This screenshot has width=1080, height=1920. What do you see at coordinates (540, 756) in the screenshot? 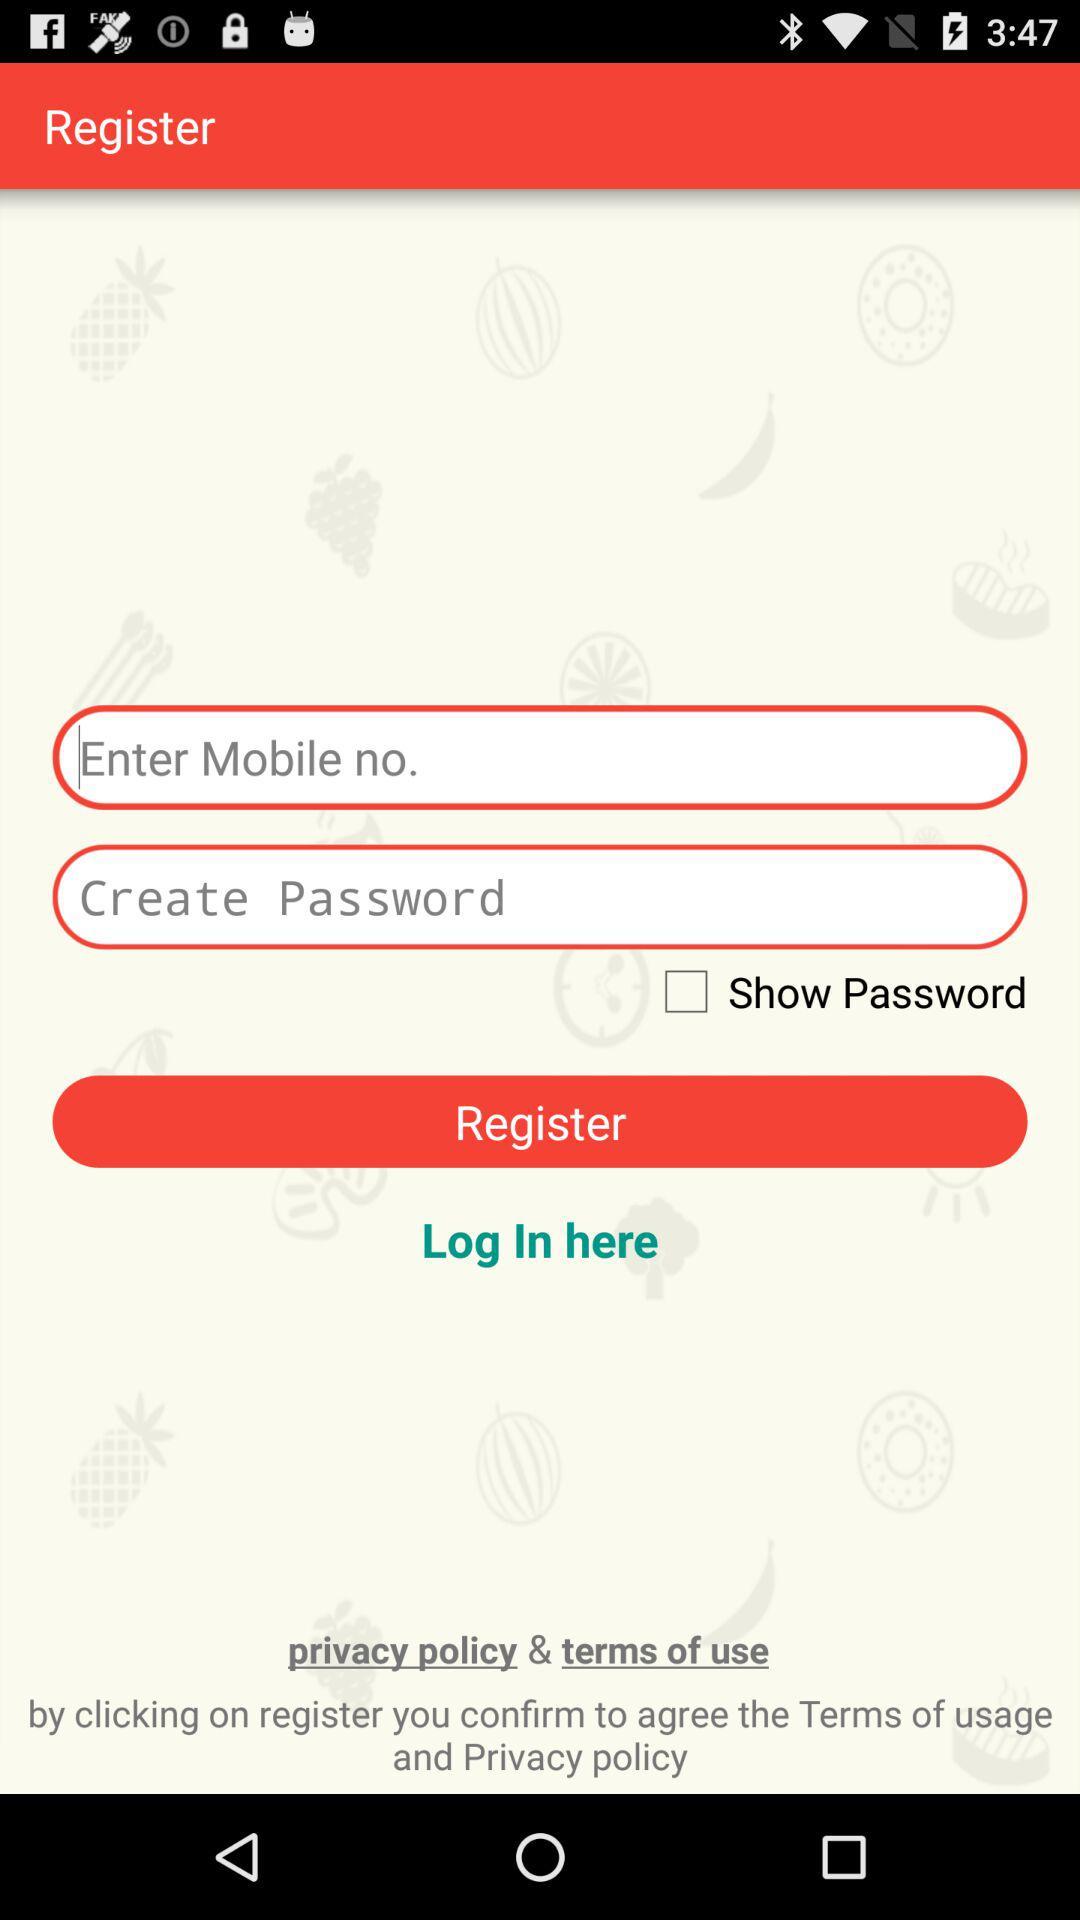
I see `mobile number` at bounding box center [540, 756].